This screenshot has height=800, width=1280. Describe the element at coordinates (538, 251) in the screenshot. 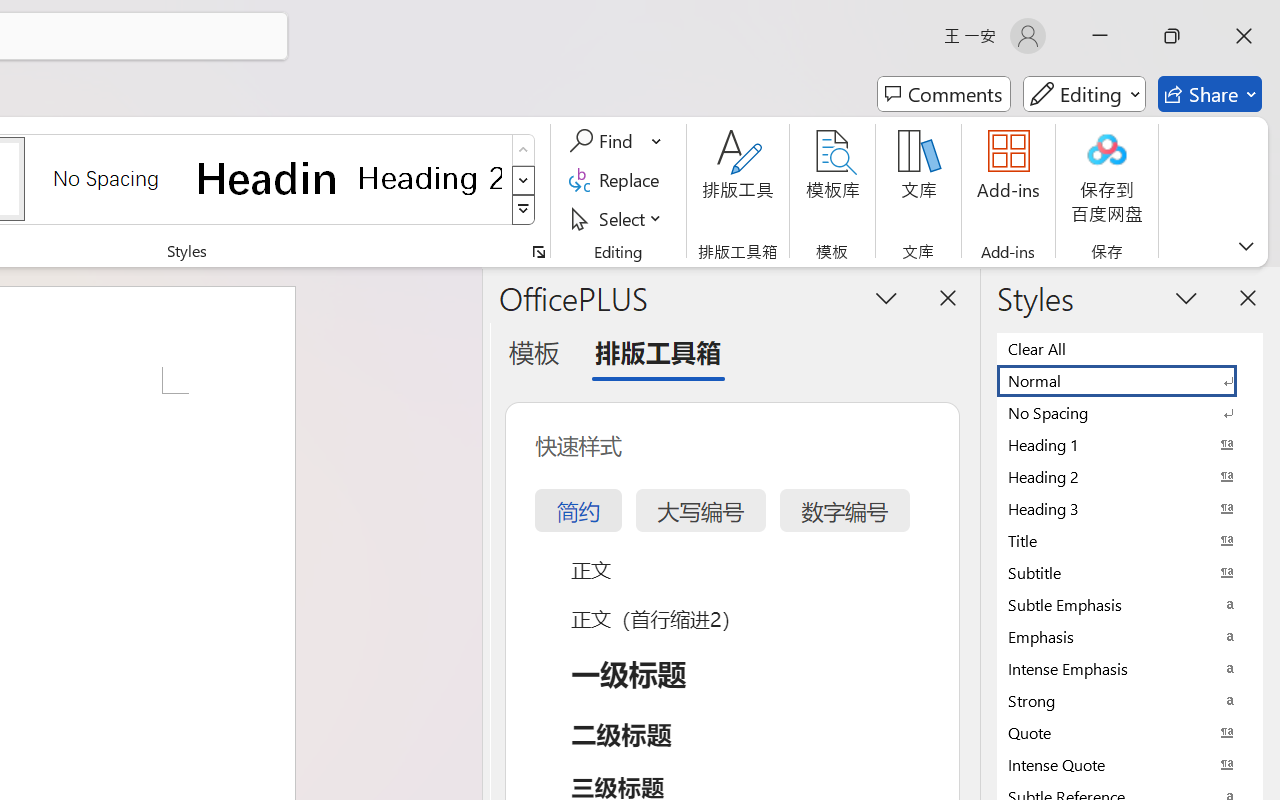

I see `'Styles...'` at that location.